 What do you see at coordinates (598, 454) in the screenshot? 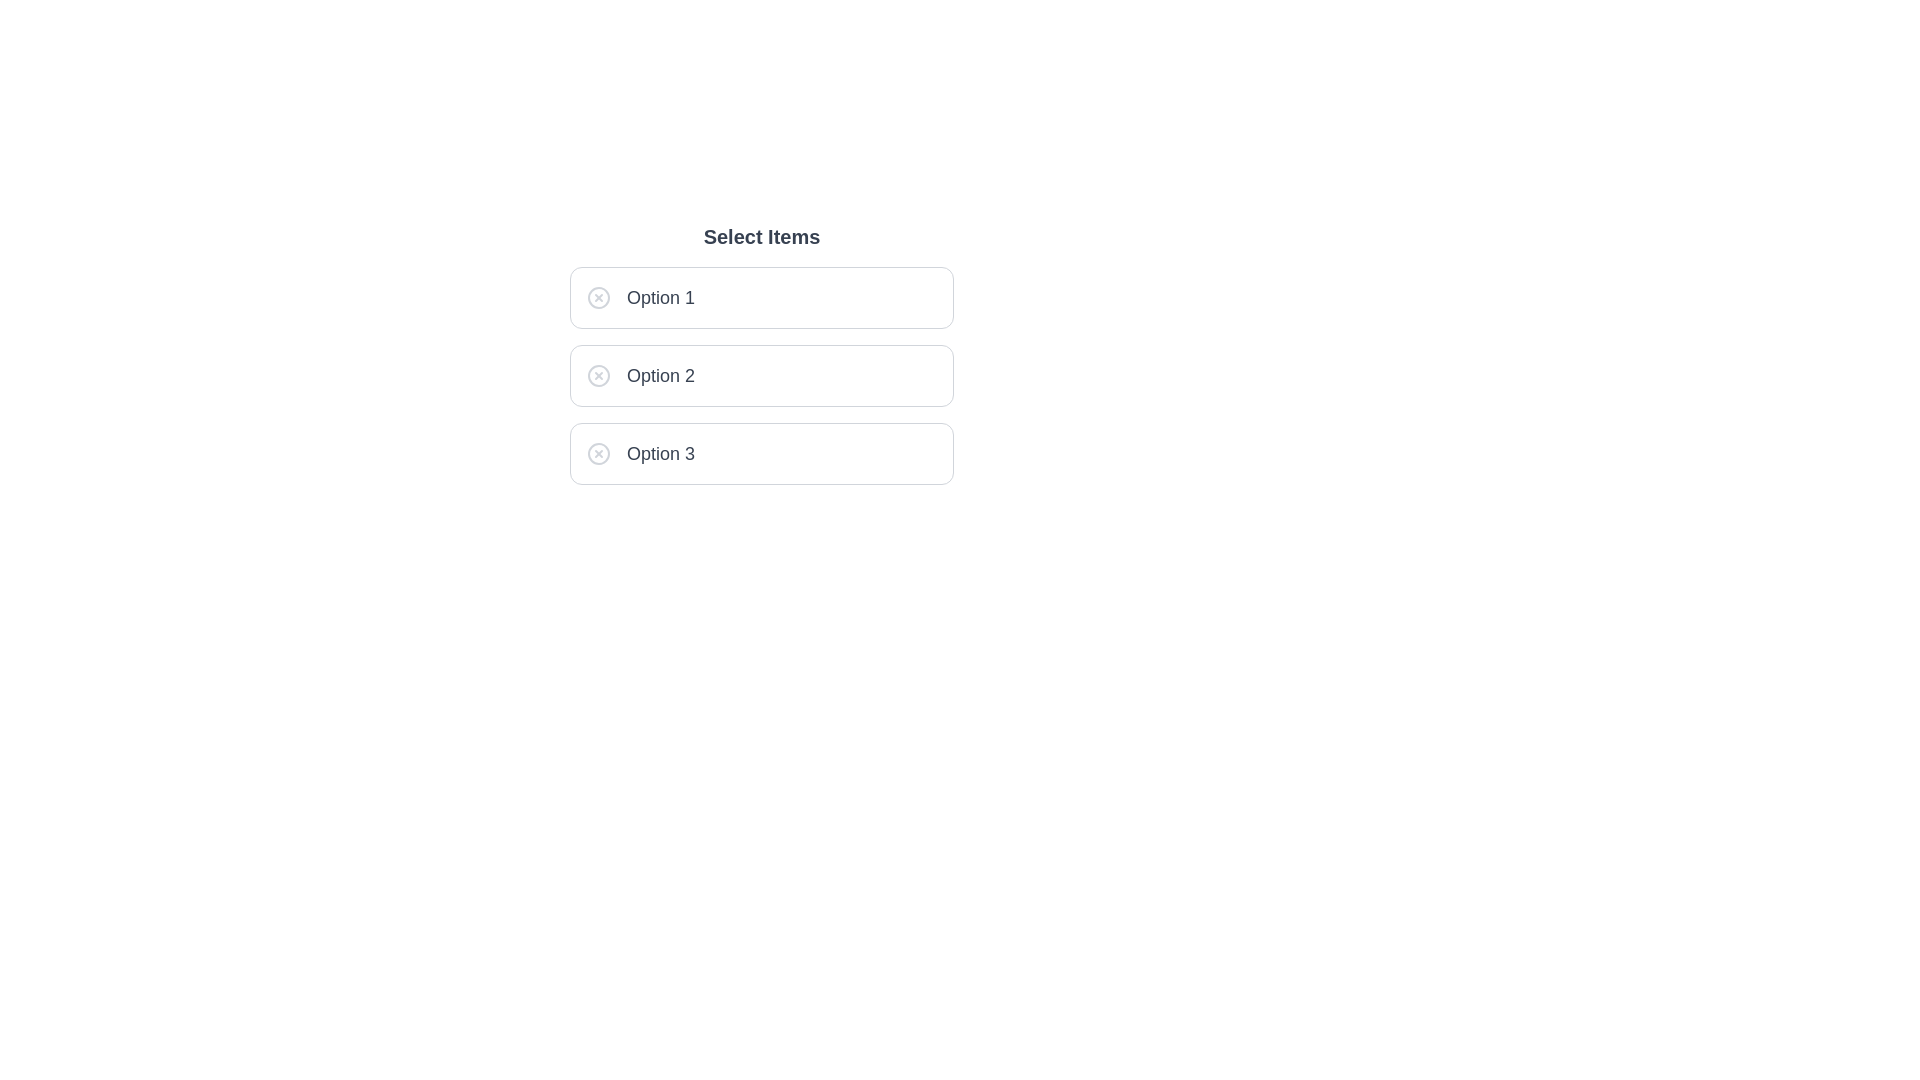
I see `the leftmost circle-X icon associated with 'Option 3'` at bounding box center [598, 454].